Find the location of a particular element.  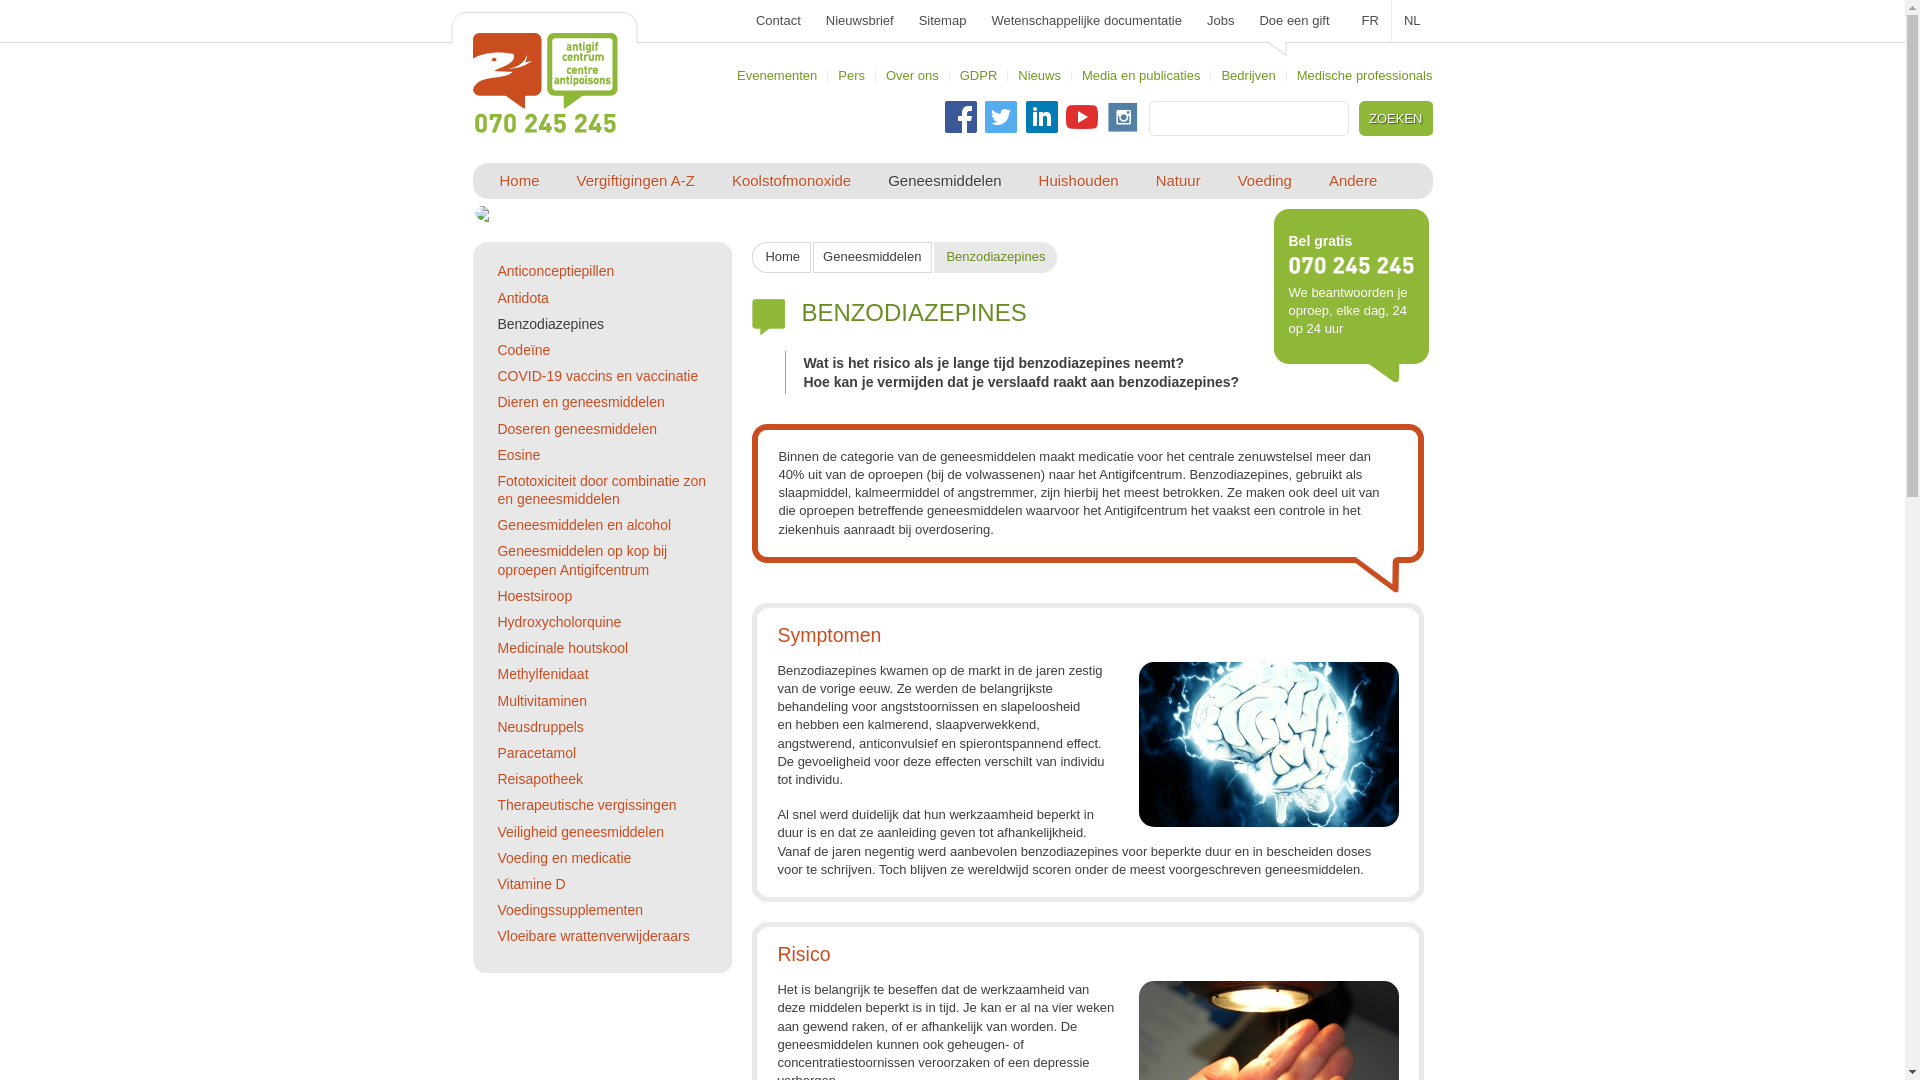

'Doseren geneesmiddelen' is located at coordinates (575, 427).